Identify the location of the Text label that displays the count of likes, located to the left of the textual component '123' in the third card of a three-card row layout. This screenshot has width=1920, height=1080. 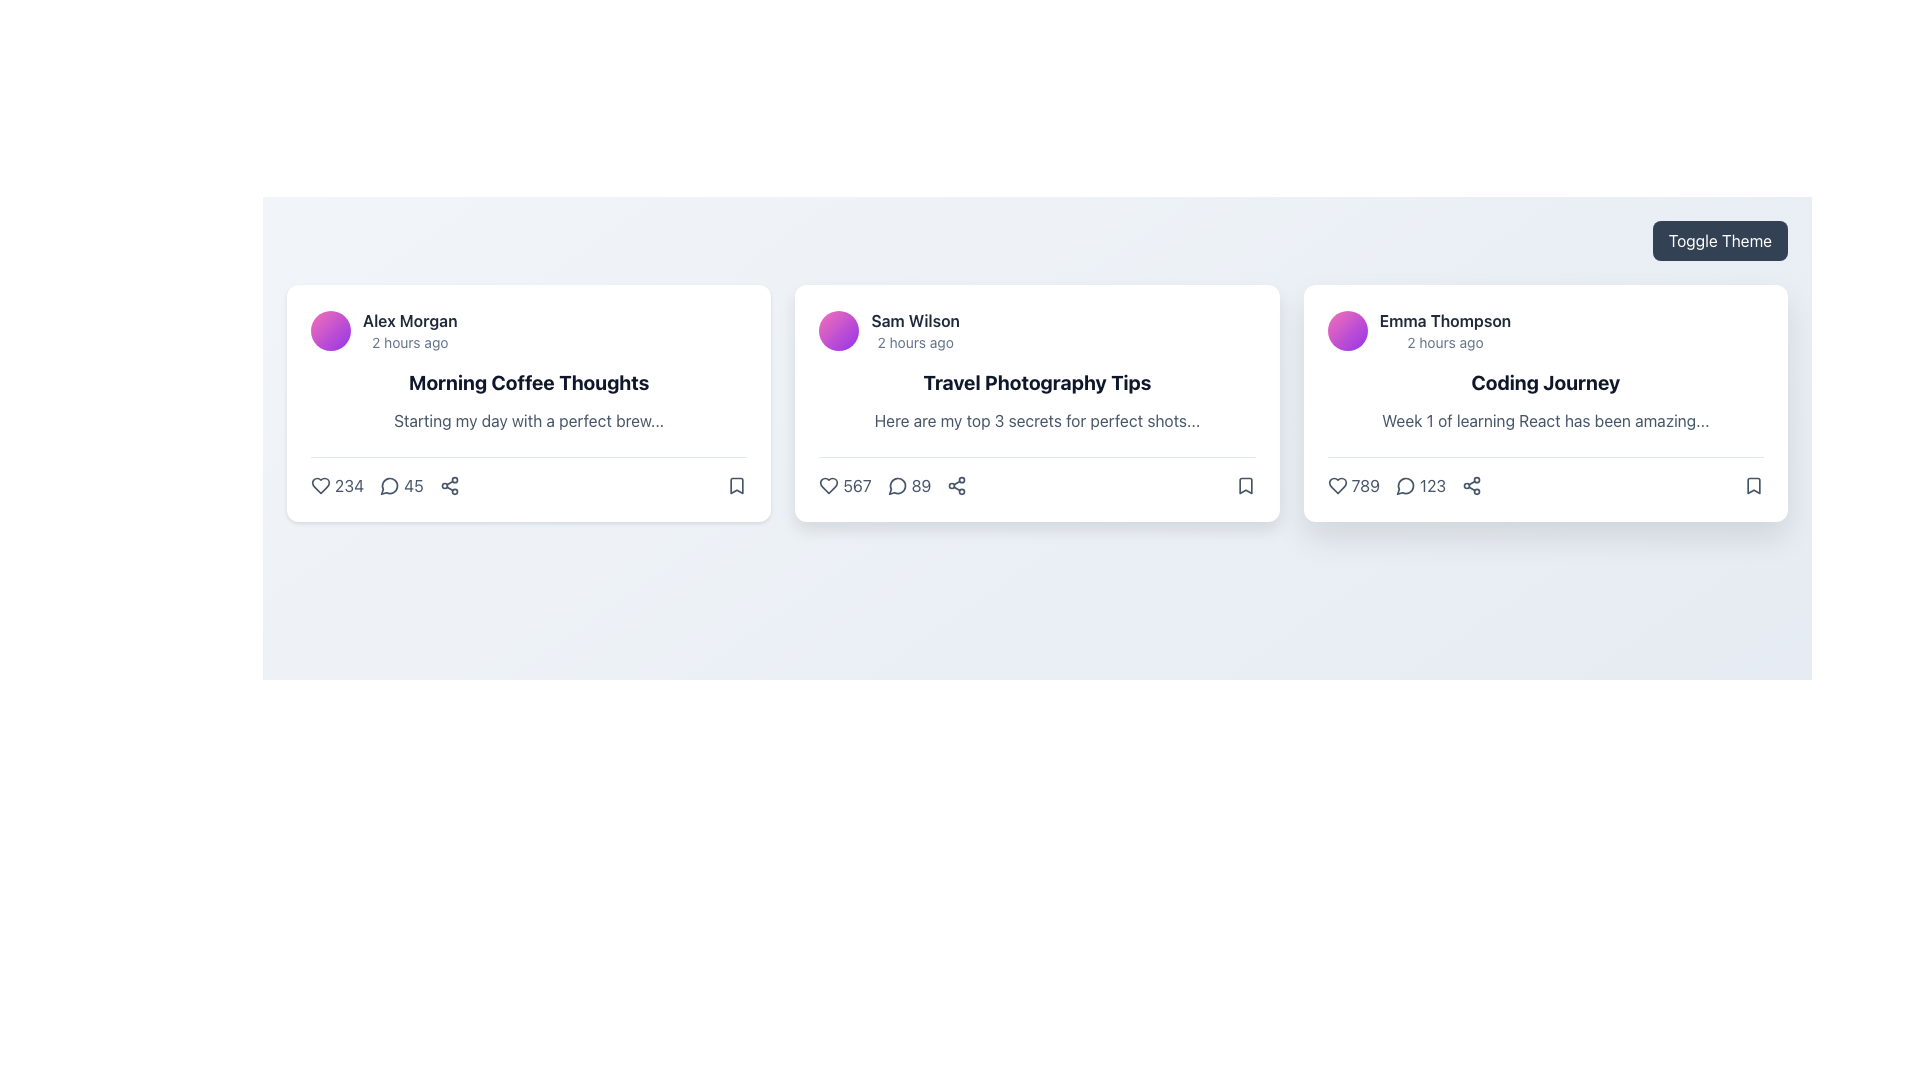
(1353, 486).